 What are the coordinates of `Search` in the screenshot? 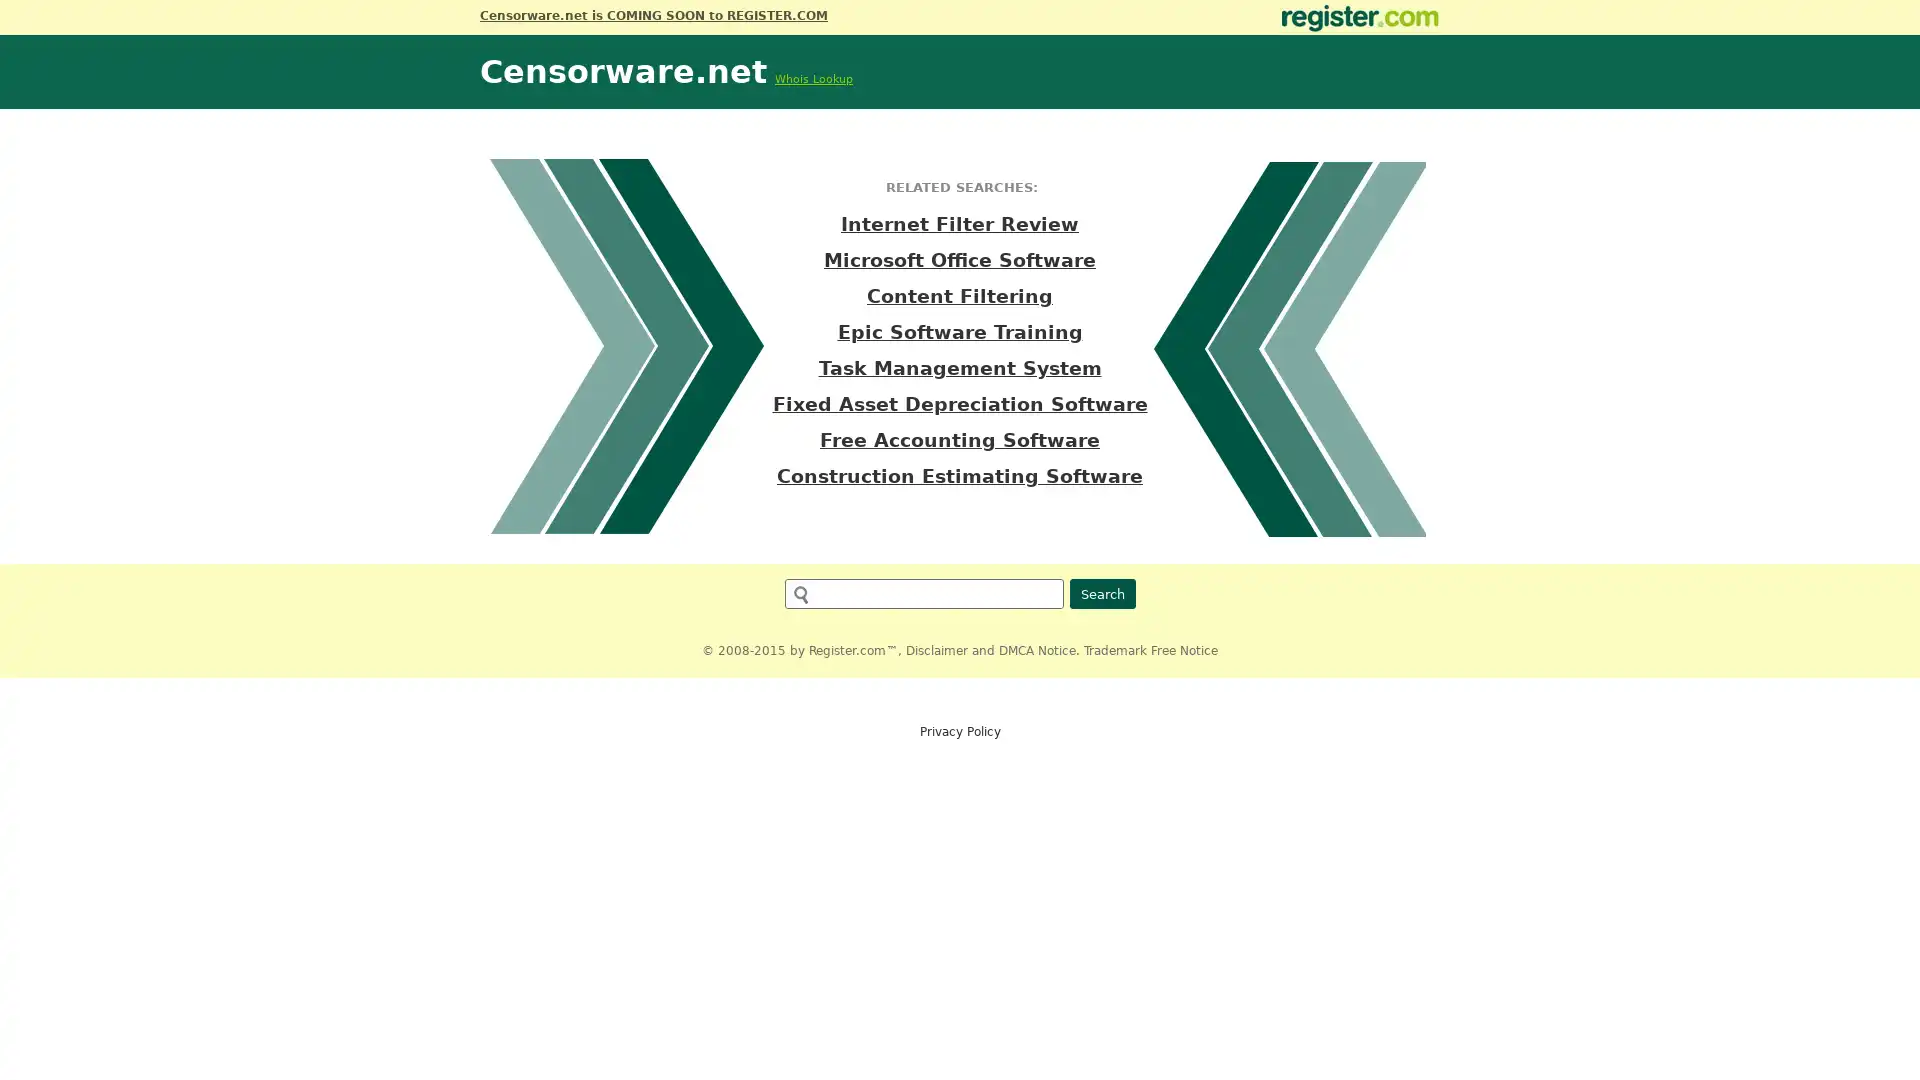 It's located at (1101, 593).